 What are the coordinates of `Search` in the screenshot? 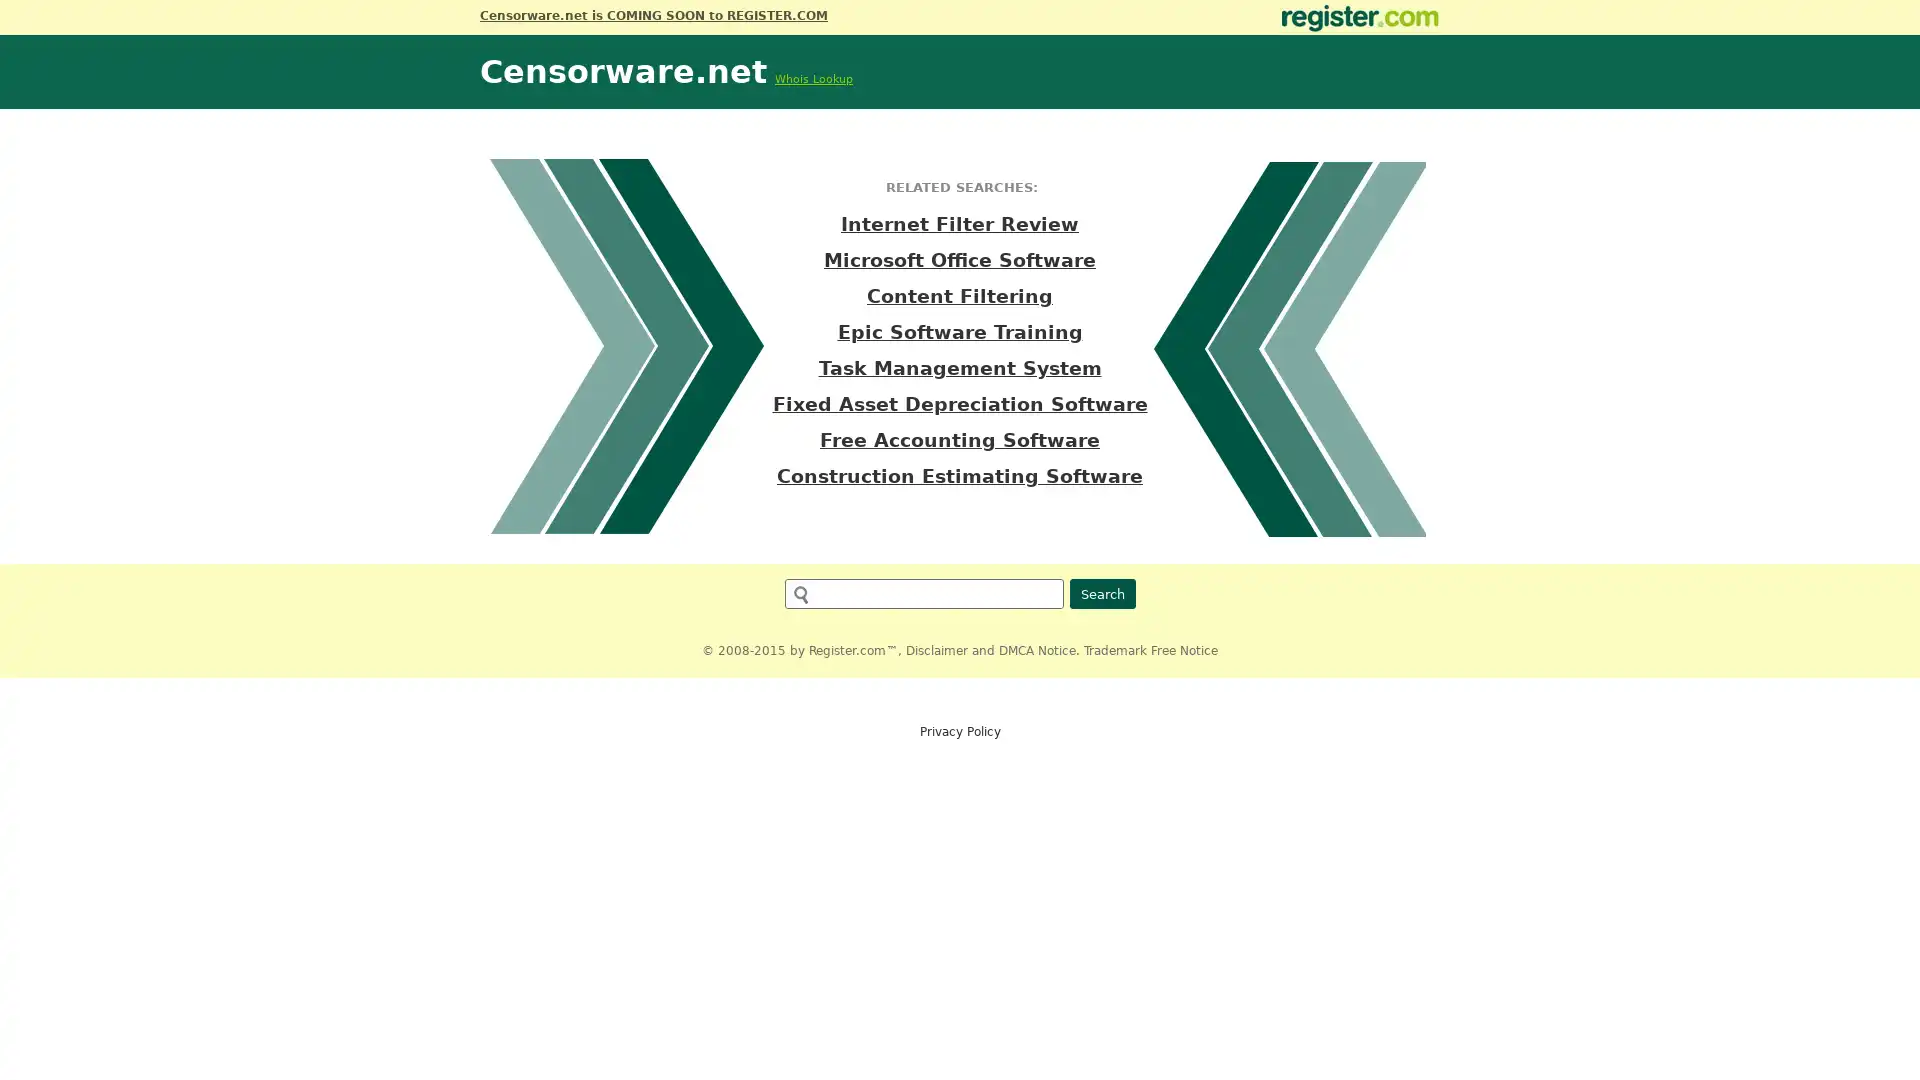 It's located at (1101, 593).